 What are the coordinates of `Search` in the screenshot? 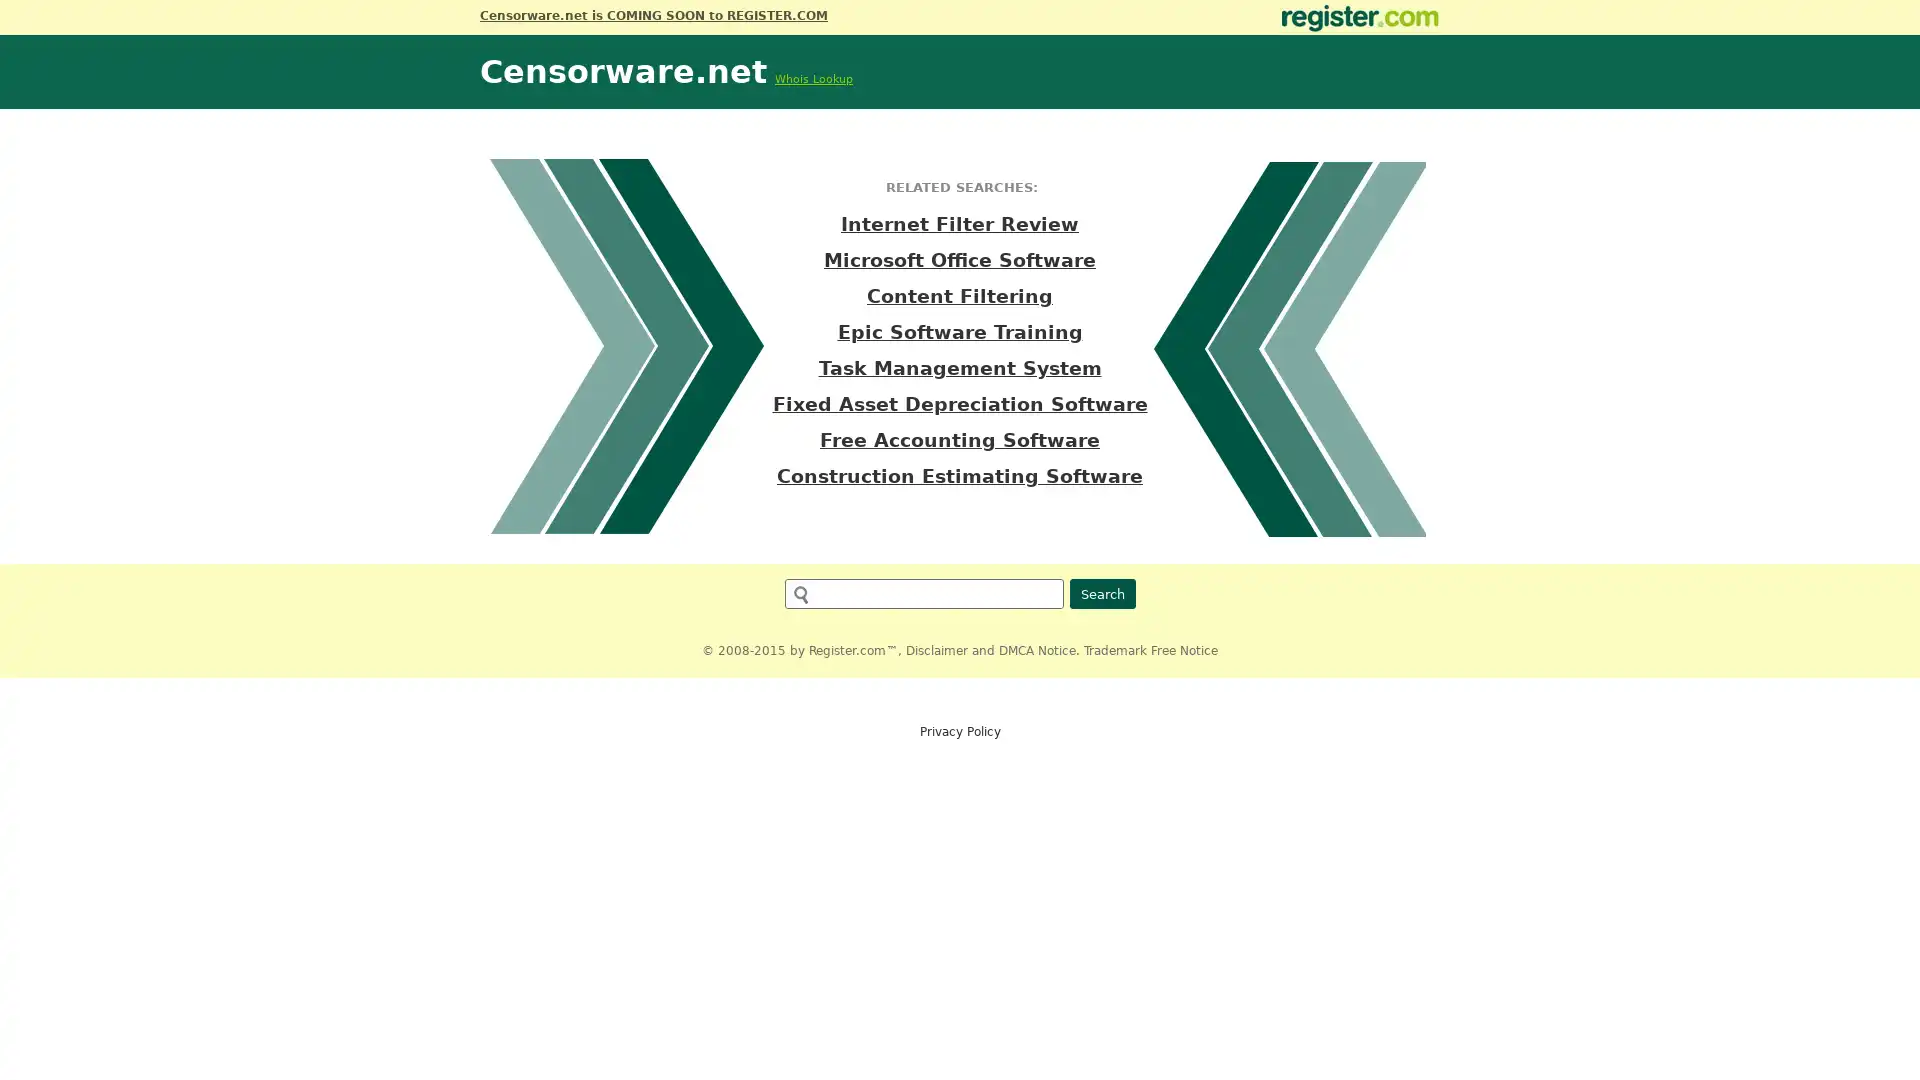 It's located at (1101, 593).